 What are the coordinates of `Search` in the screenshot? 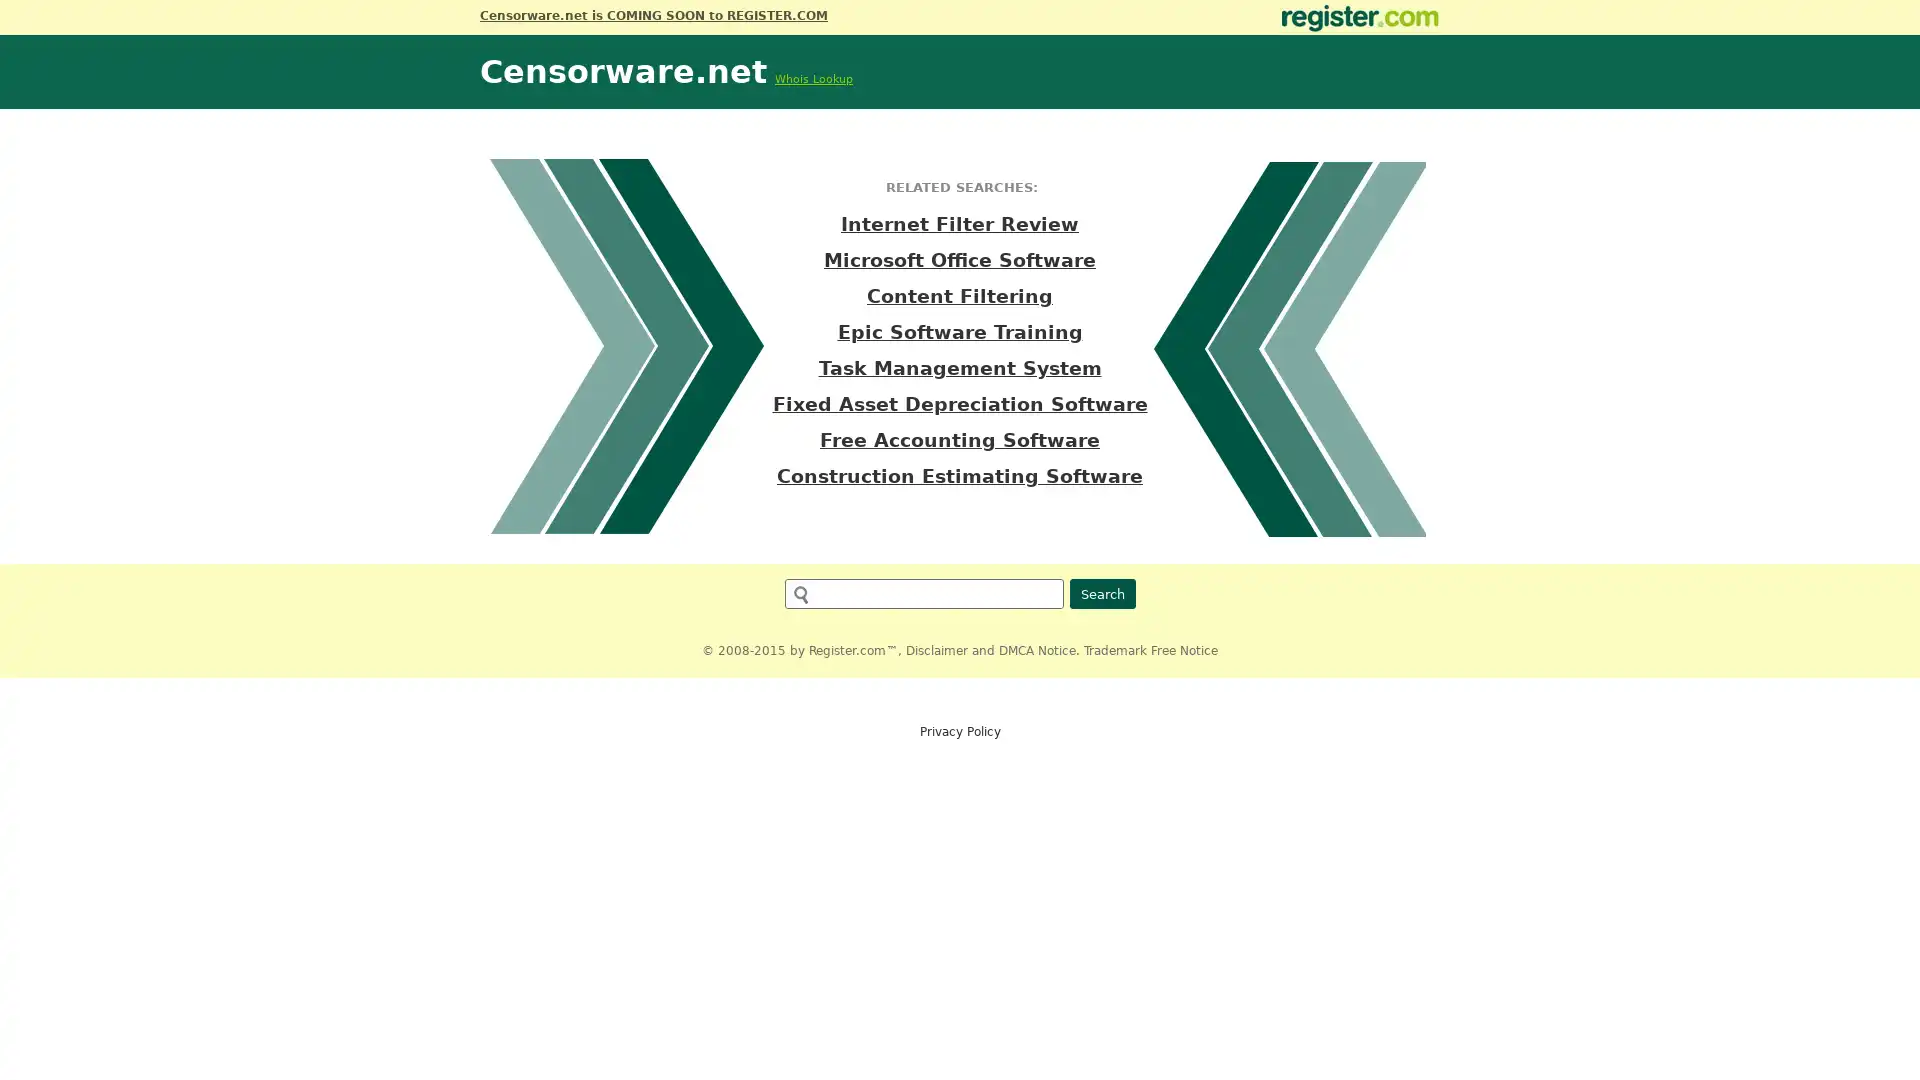 It's located at (1101, 593).